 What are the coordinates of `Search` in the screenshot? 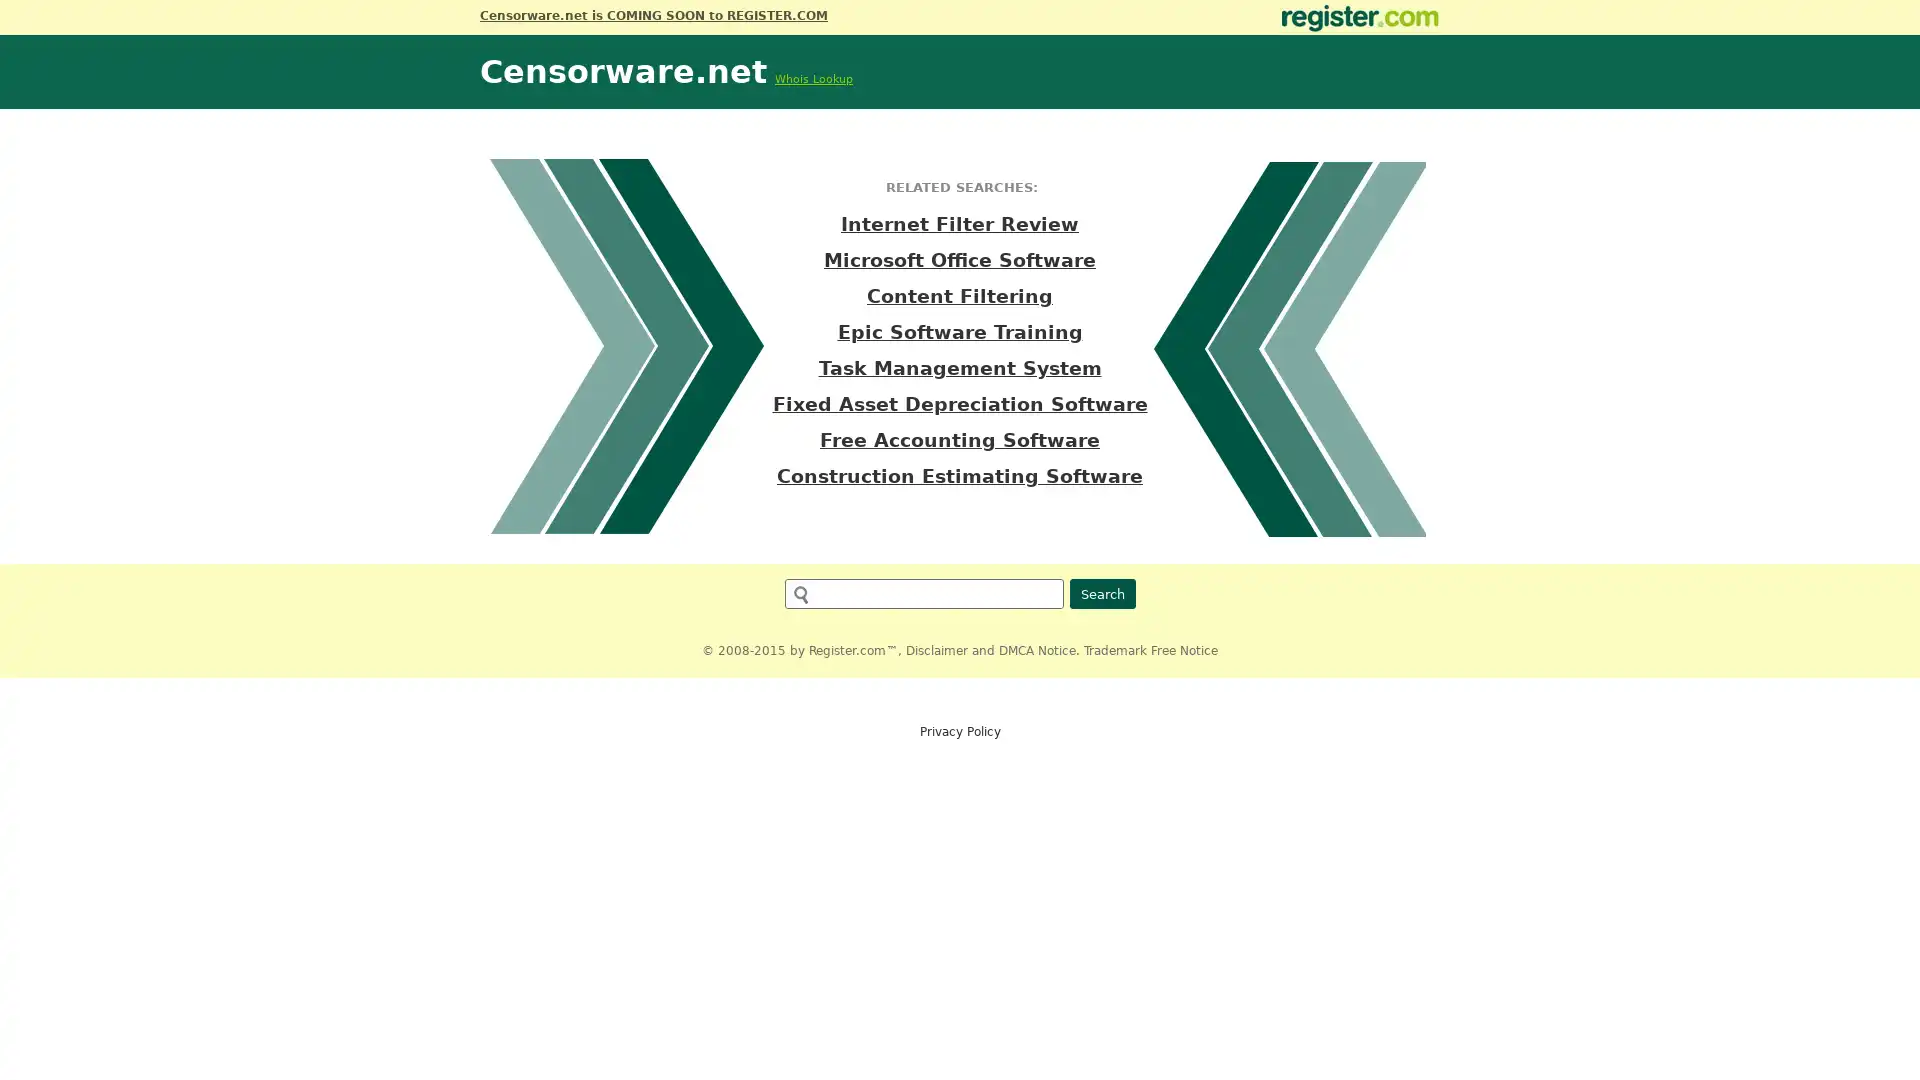 It's located at (1101, 593).